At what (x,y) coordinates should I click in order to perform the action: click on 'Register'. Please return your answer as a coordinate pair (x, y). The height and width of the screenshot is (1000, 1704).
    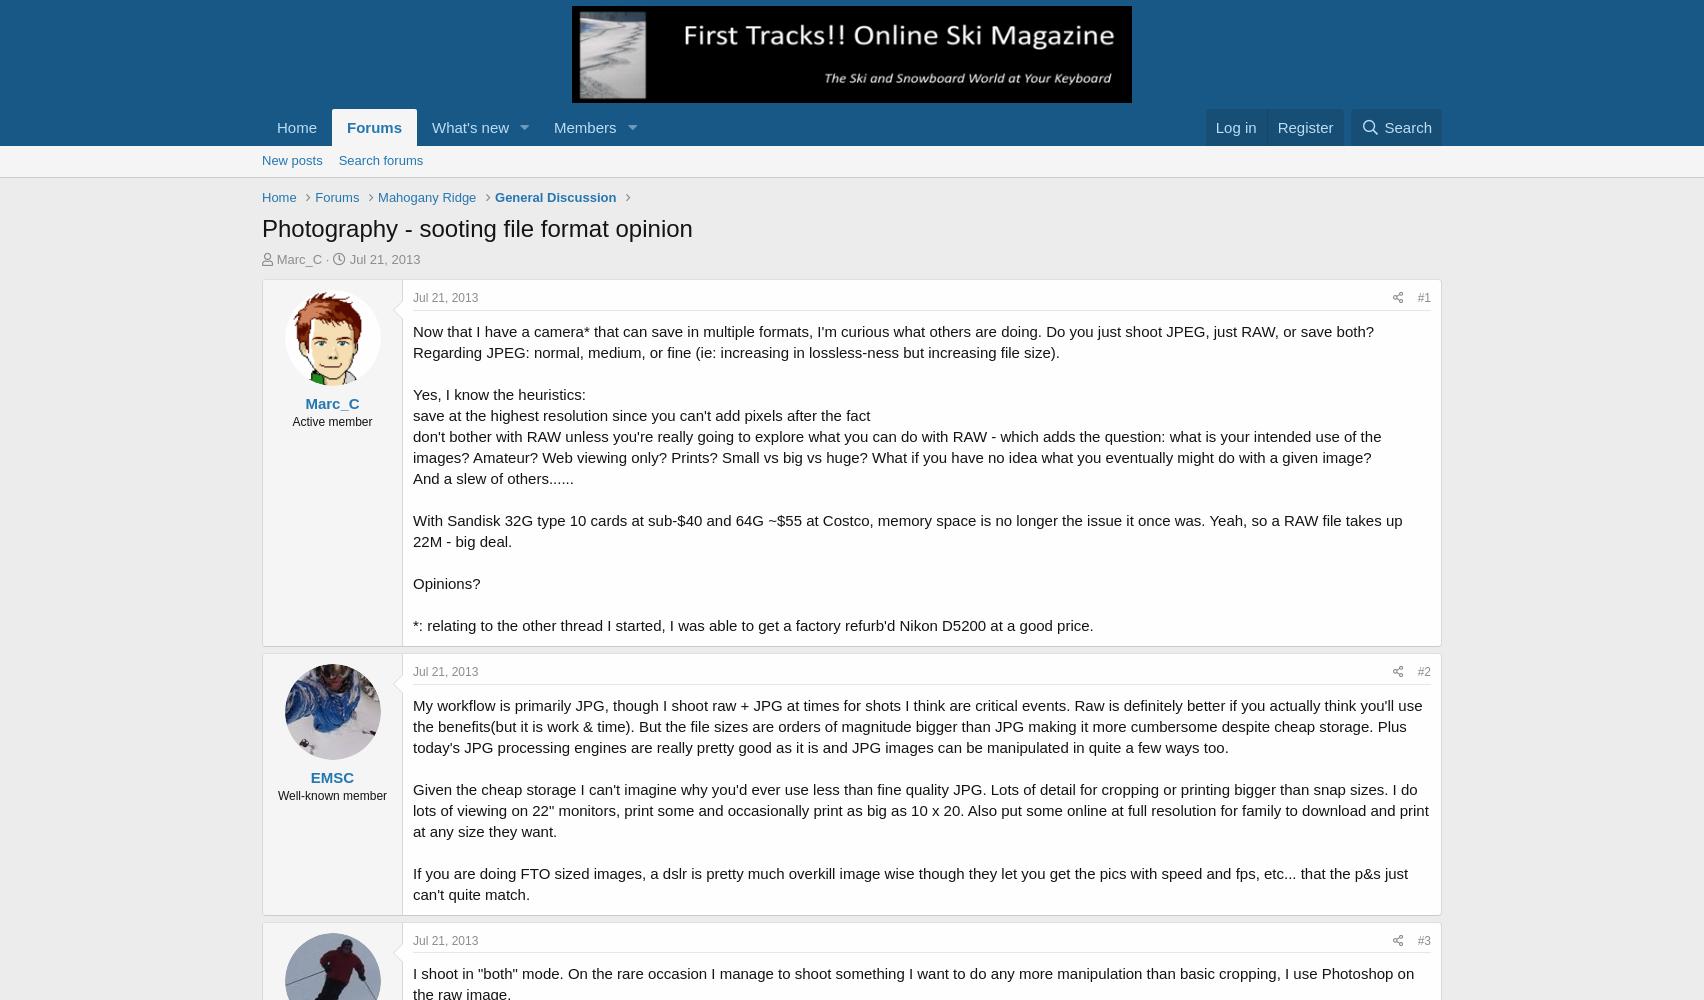
    Looking at the image, I should click on (1304, 127).